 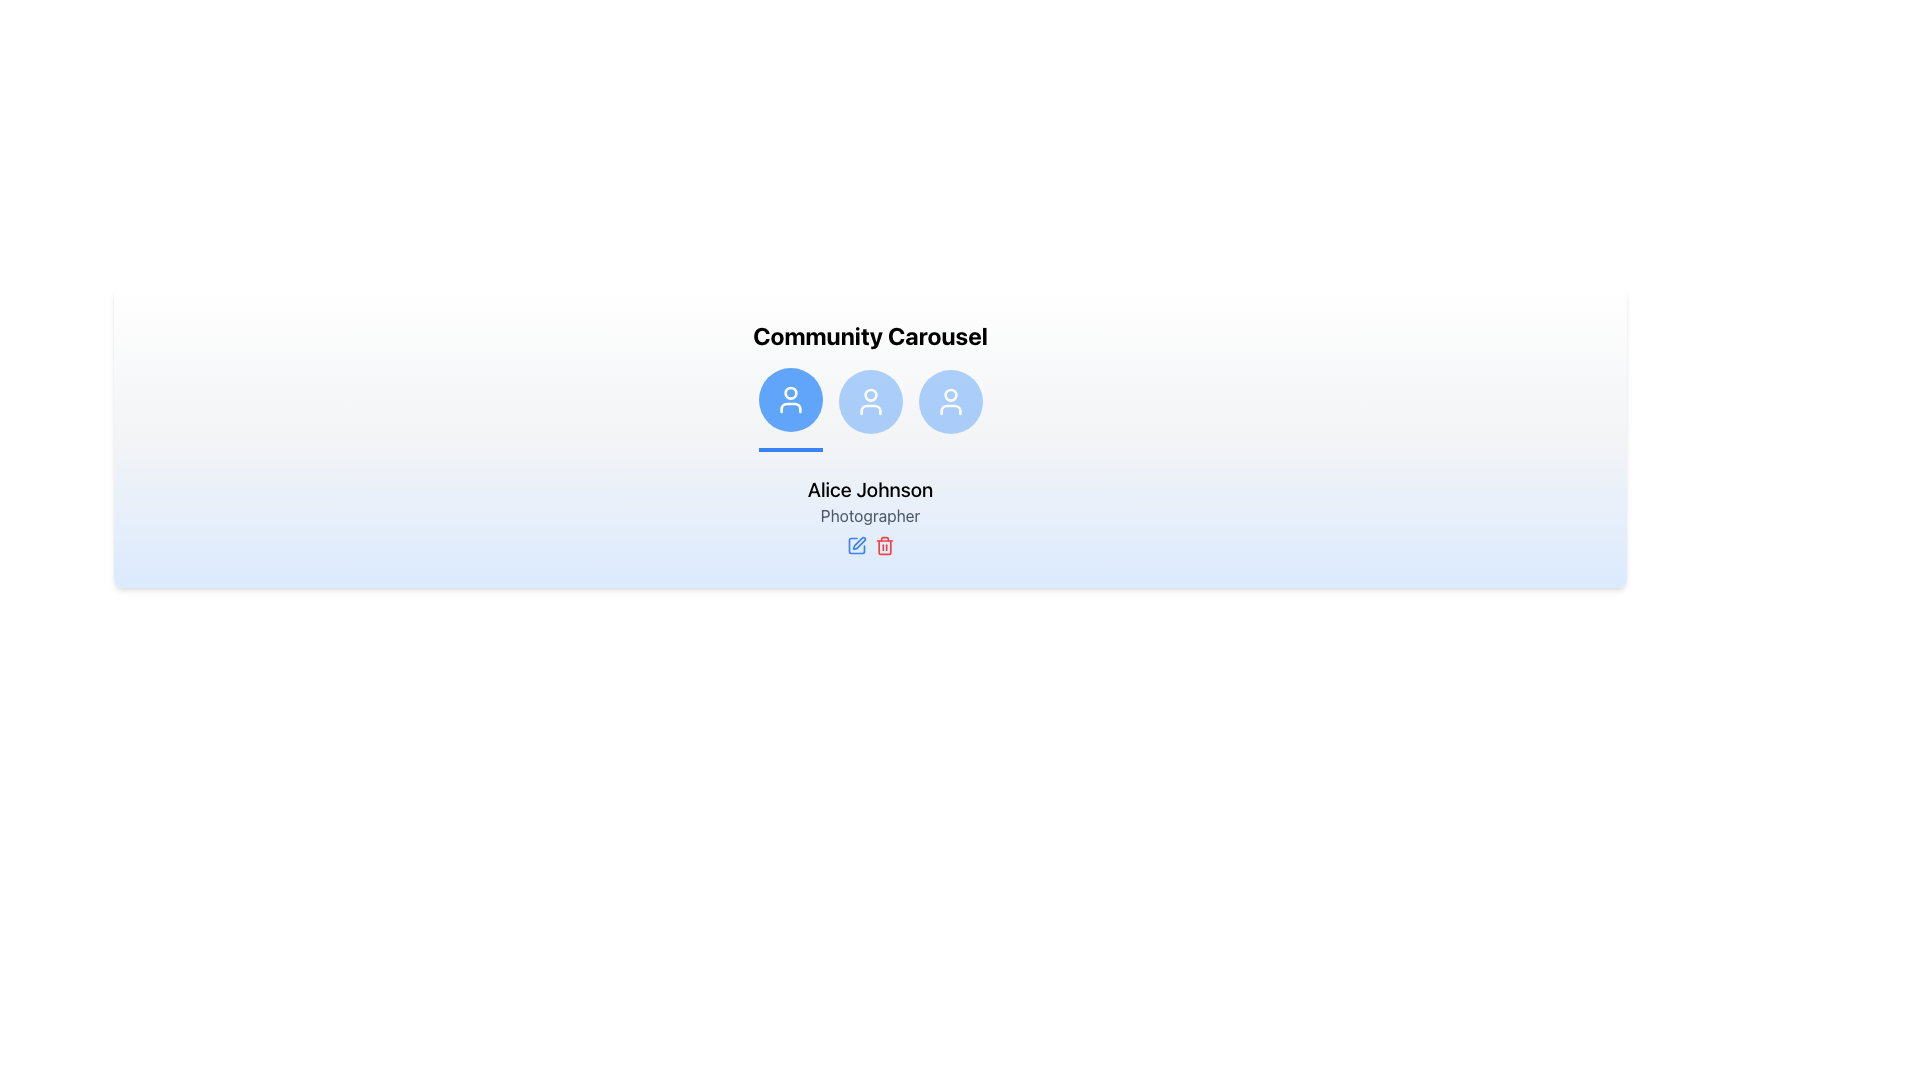 What do you see at coordinates (870, 401) in the screenshot?
I see `the user icon represented by a circular outline and a dot for the head, located in the middle of a horizontal row of three icons beneath 'Community Carousel'` at bounding box center [870, 401].